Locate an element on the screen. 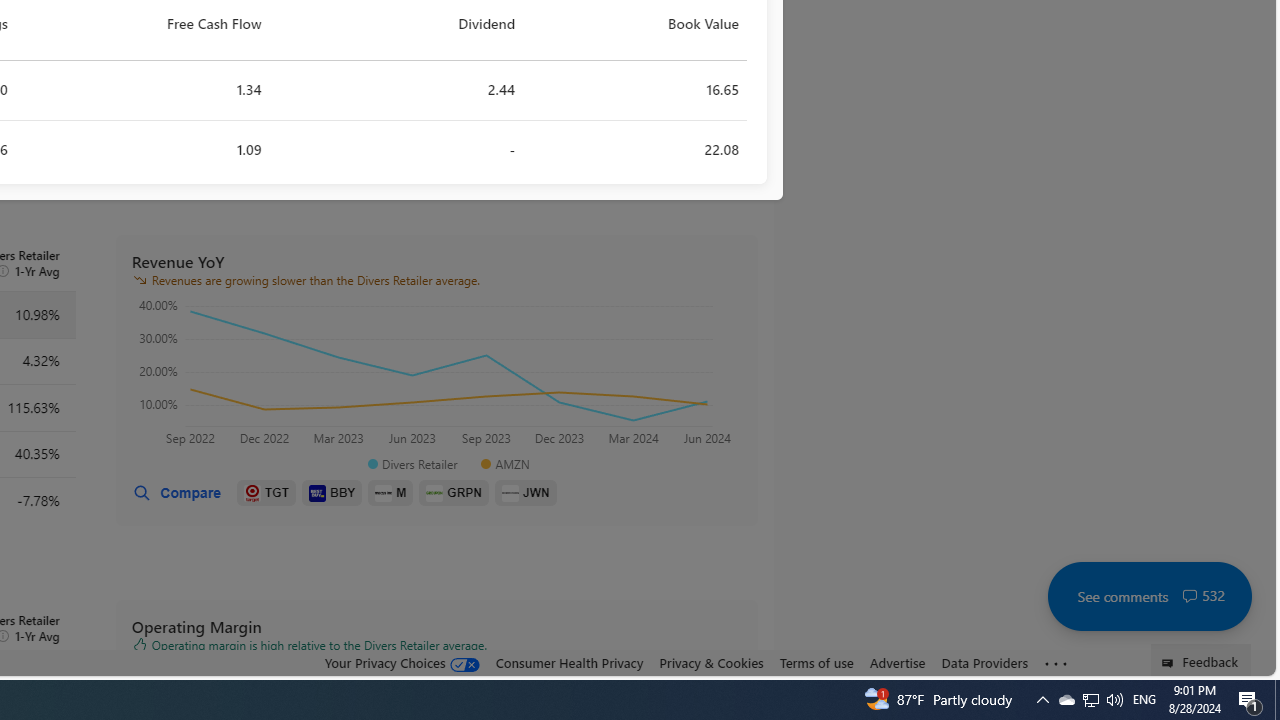  'Feedback' is located at coordinates (1200, 659).